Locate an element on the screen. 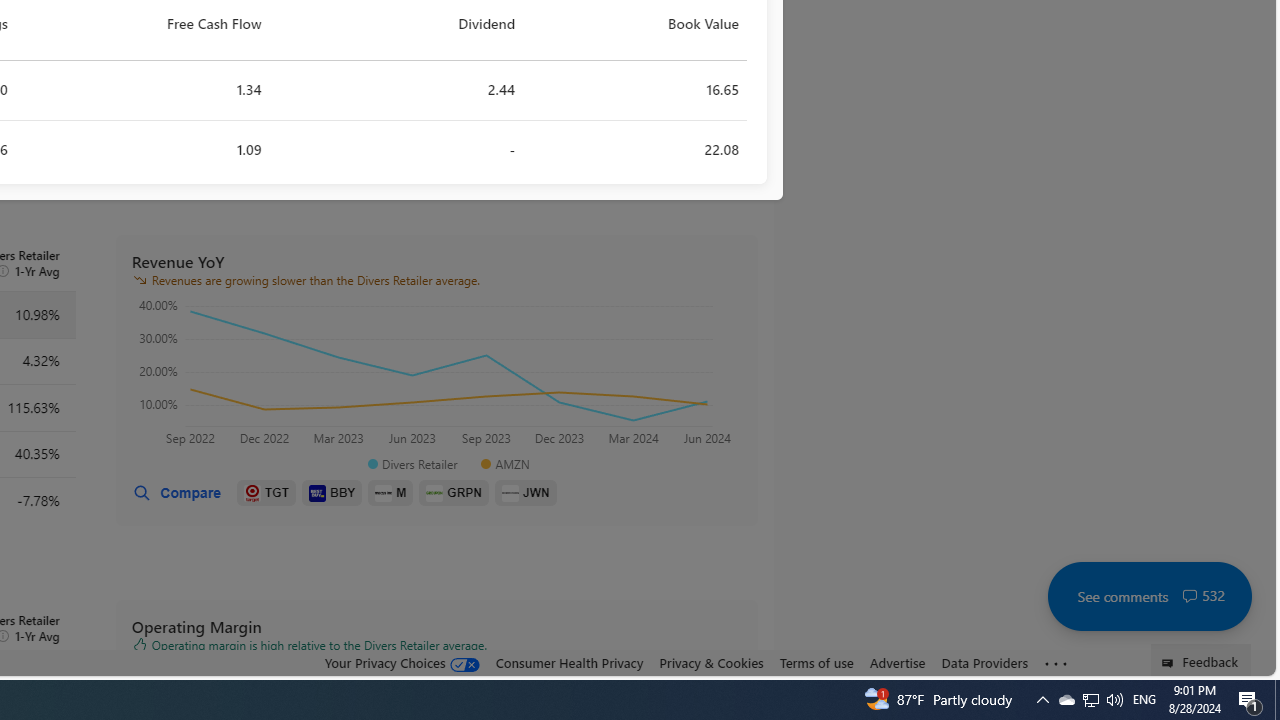  'Feedback' is located at coordinates (1200, 659).